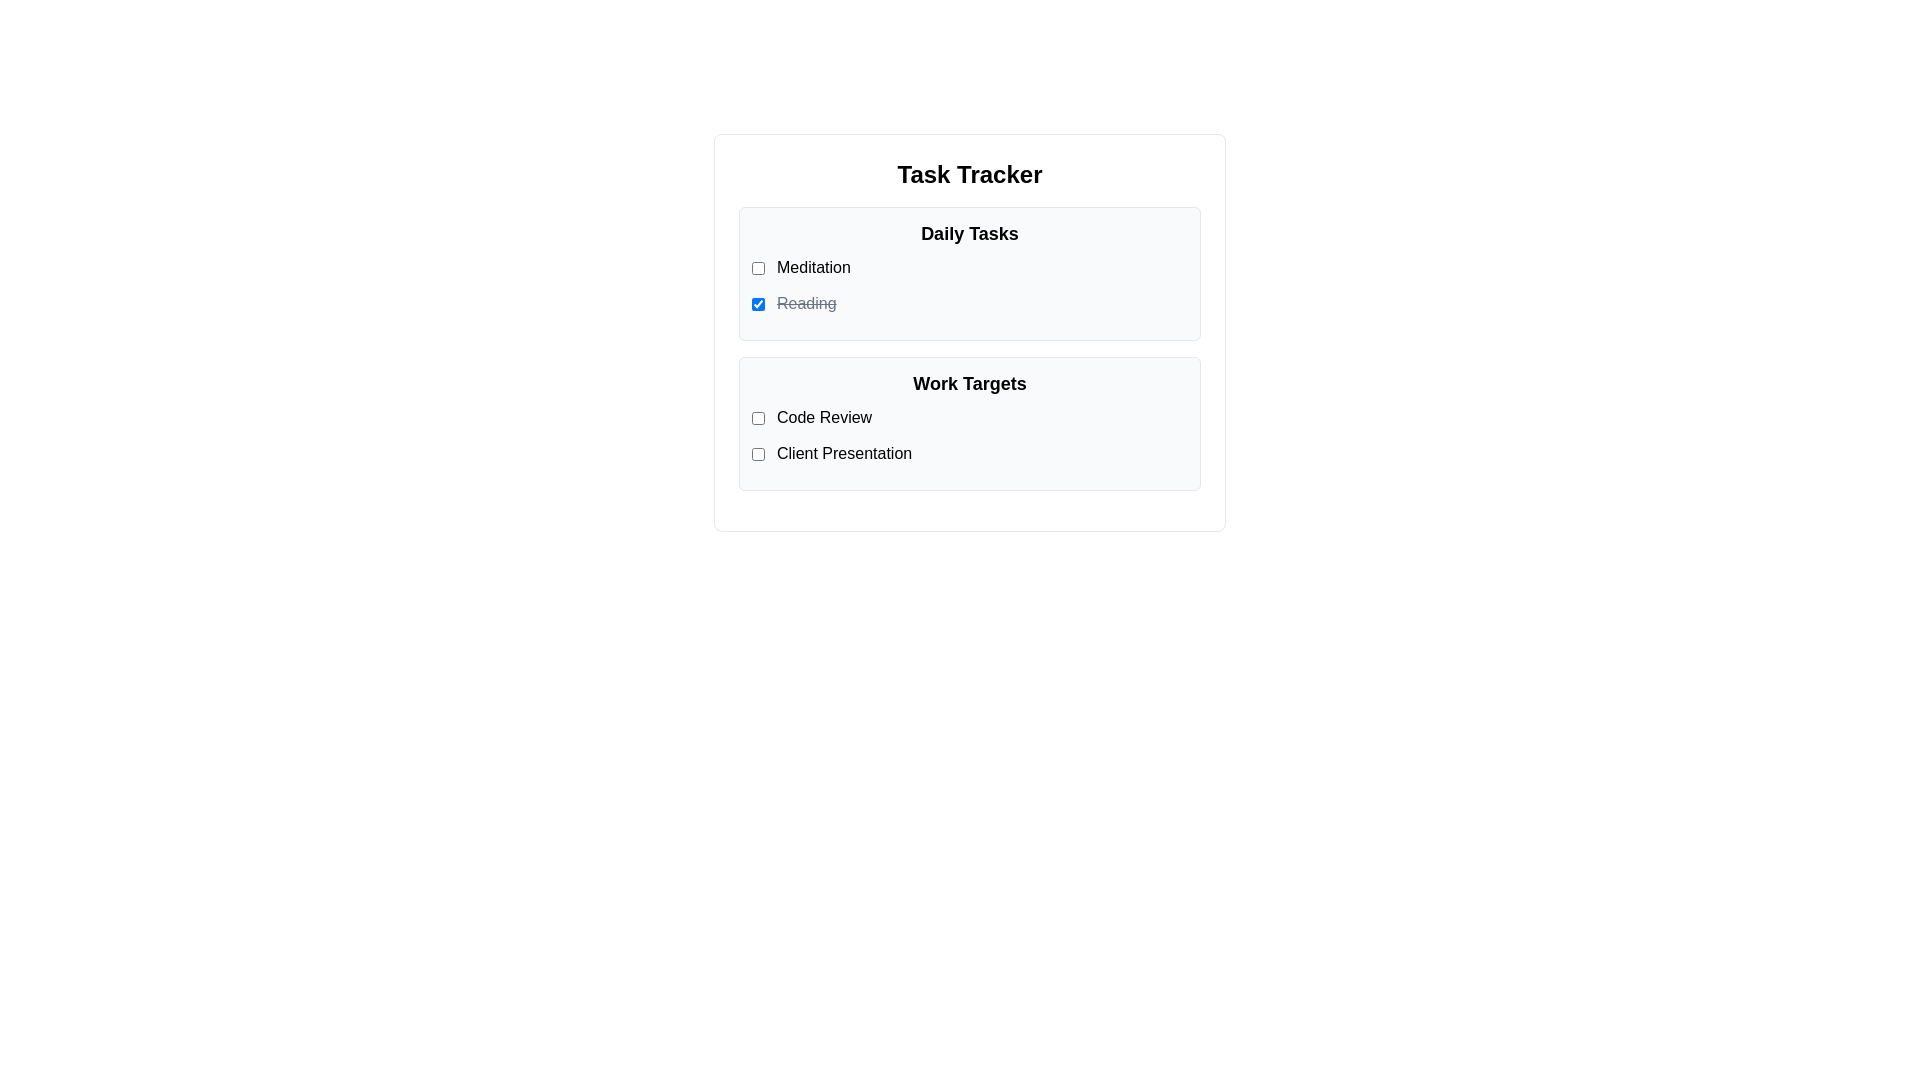 The width and height of the screenshot is (1920, 1080). I want to click on the 'Work Targets' section containing labeled checkboxes, so click(969, 423).